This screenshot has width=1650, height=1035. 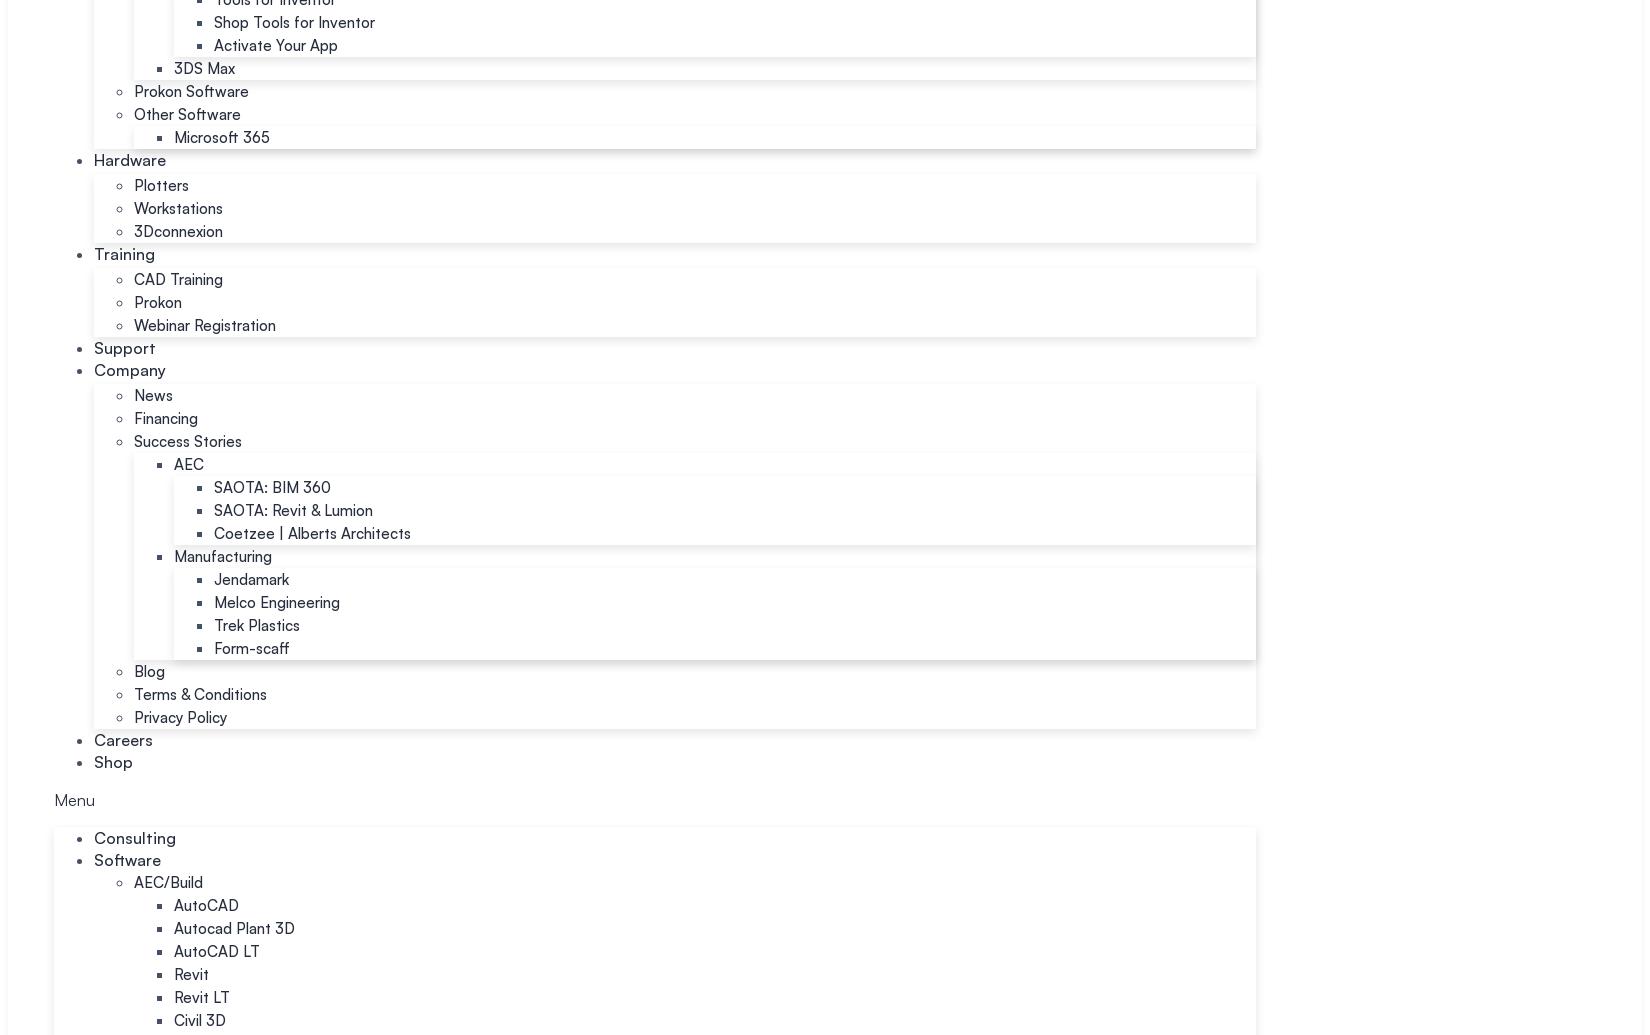 I want to click on 'Shop', so click(x=113, y=760).